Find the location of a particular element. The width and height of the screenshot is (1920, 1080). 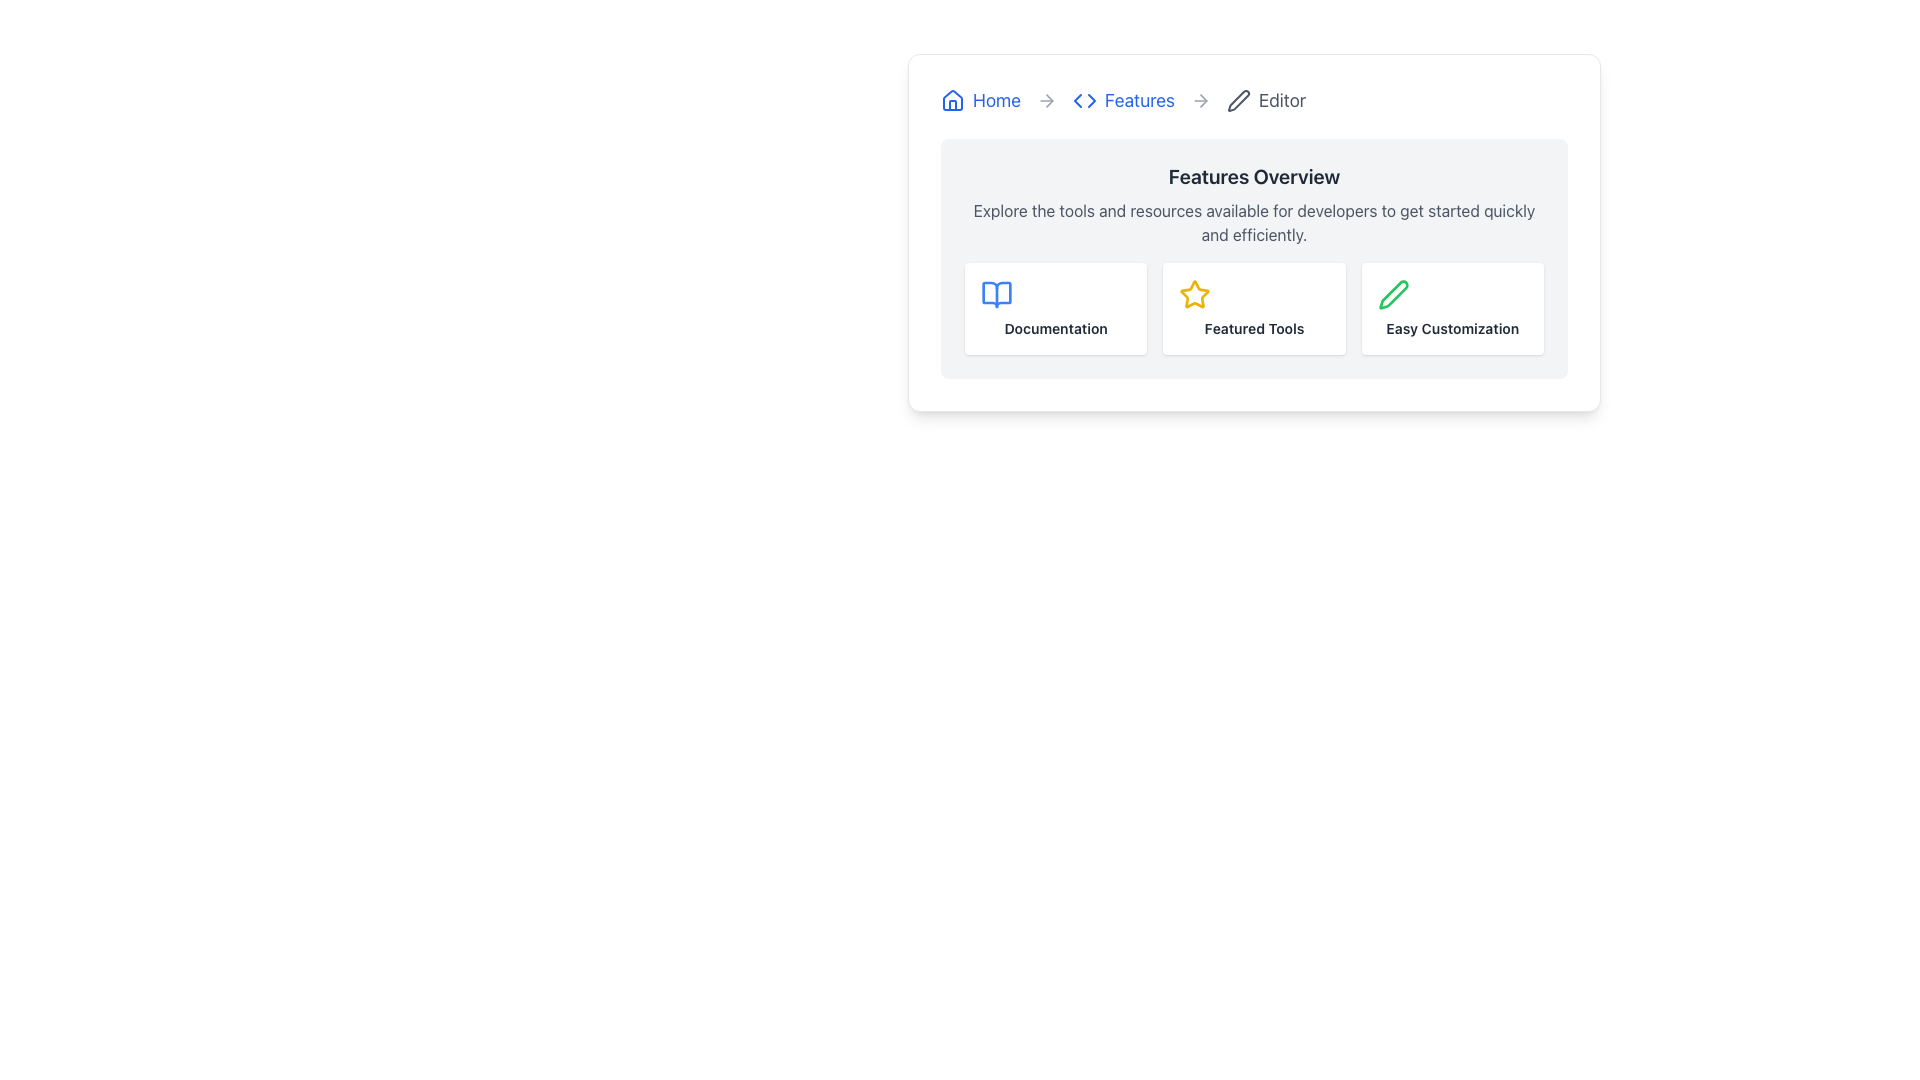

'Editor' text label, which is the last item in the breadcrumb navigation sequence, positioned to the right of a pen icon is located at coordinates (1282, 100).